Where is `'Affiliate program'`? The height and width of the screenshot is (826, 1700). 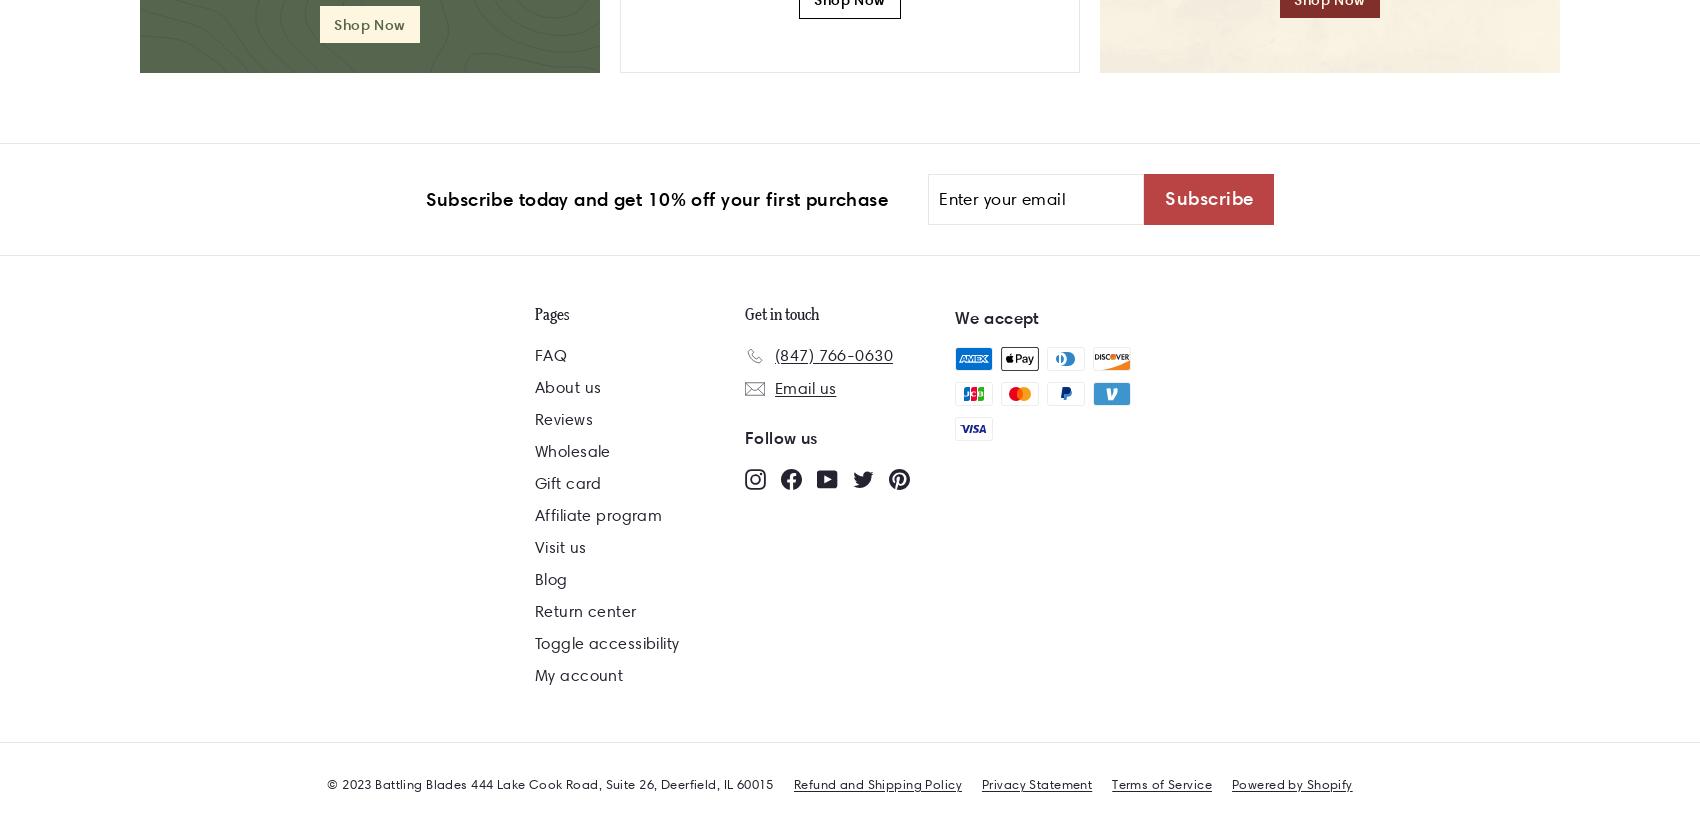 'Affiliate program' is located at coordinates (597, 513).